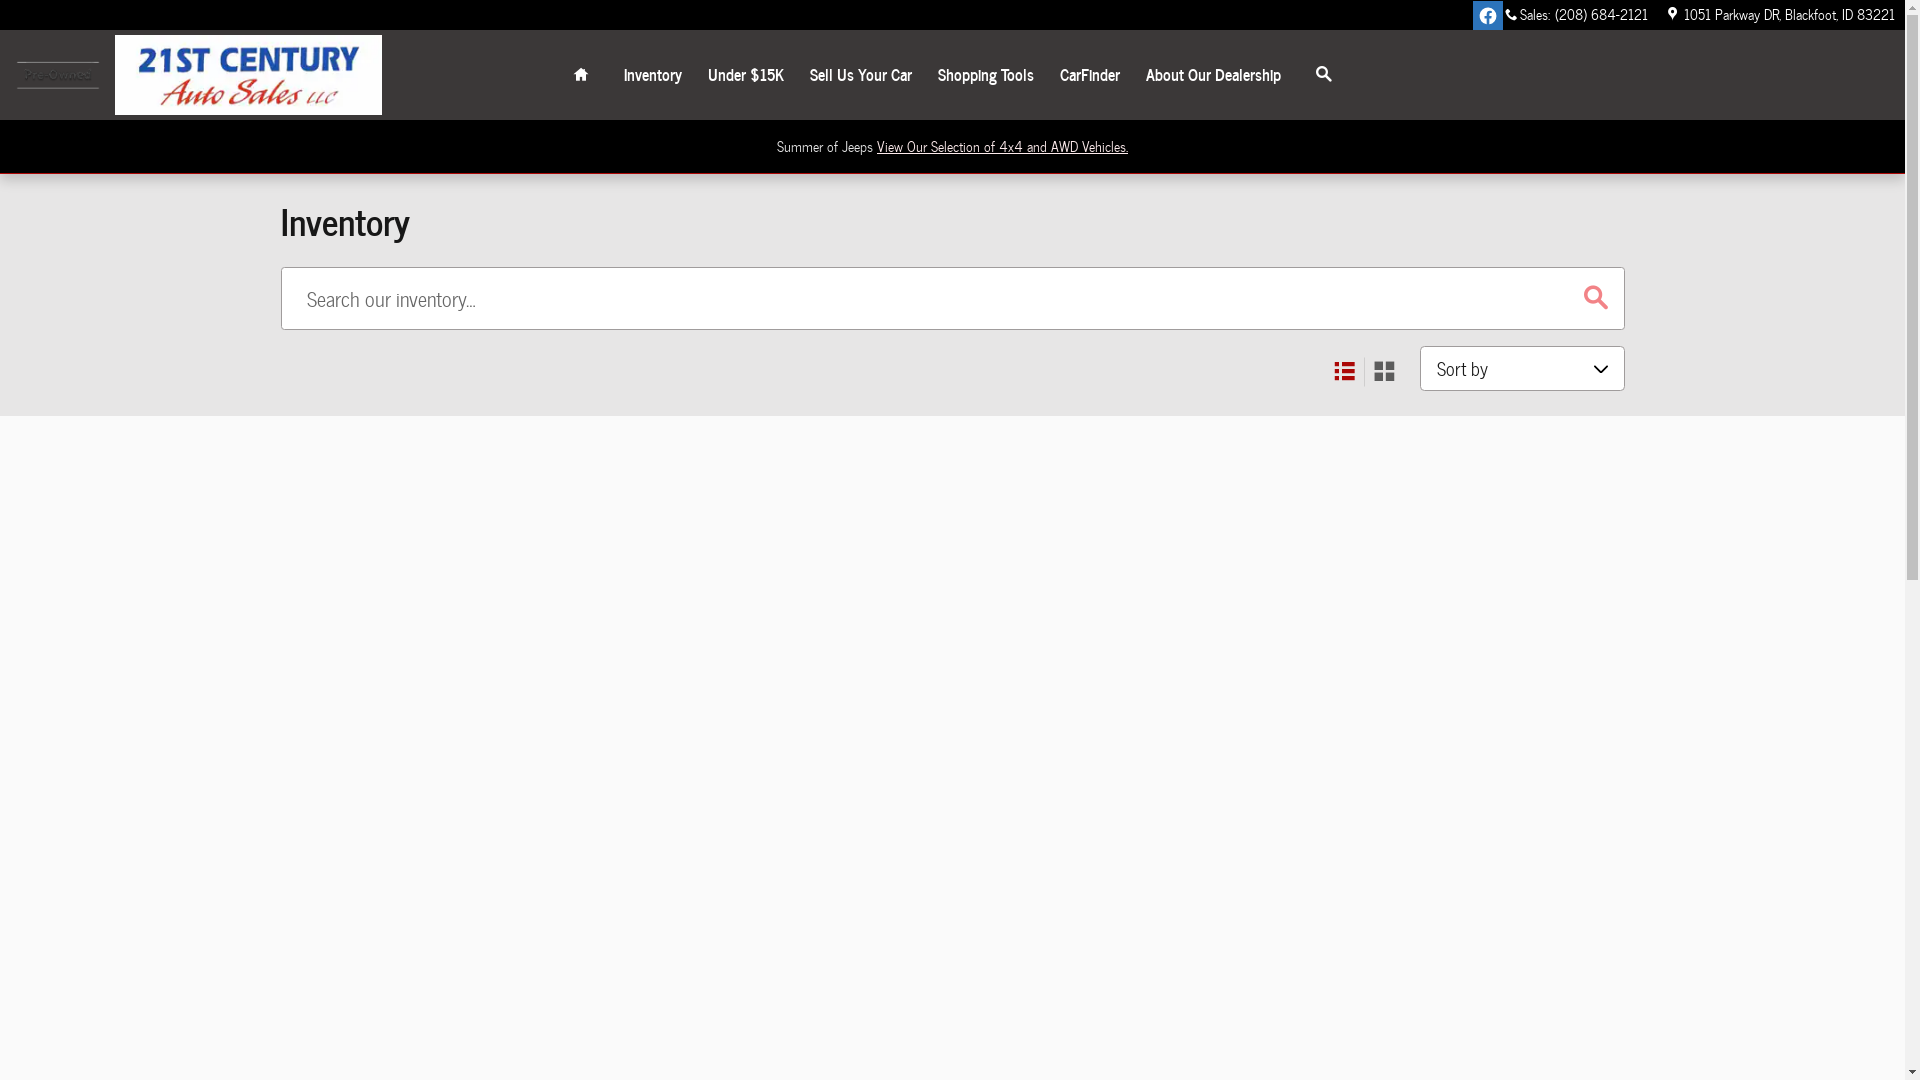  I want to click on 'Search', so click(1294, 73).